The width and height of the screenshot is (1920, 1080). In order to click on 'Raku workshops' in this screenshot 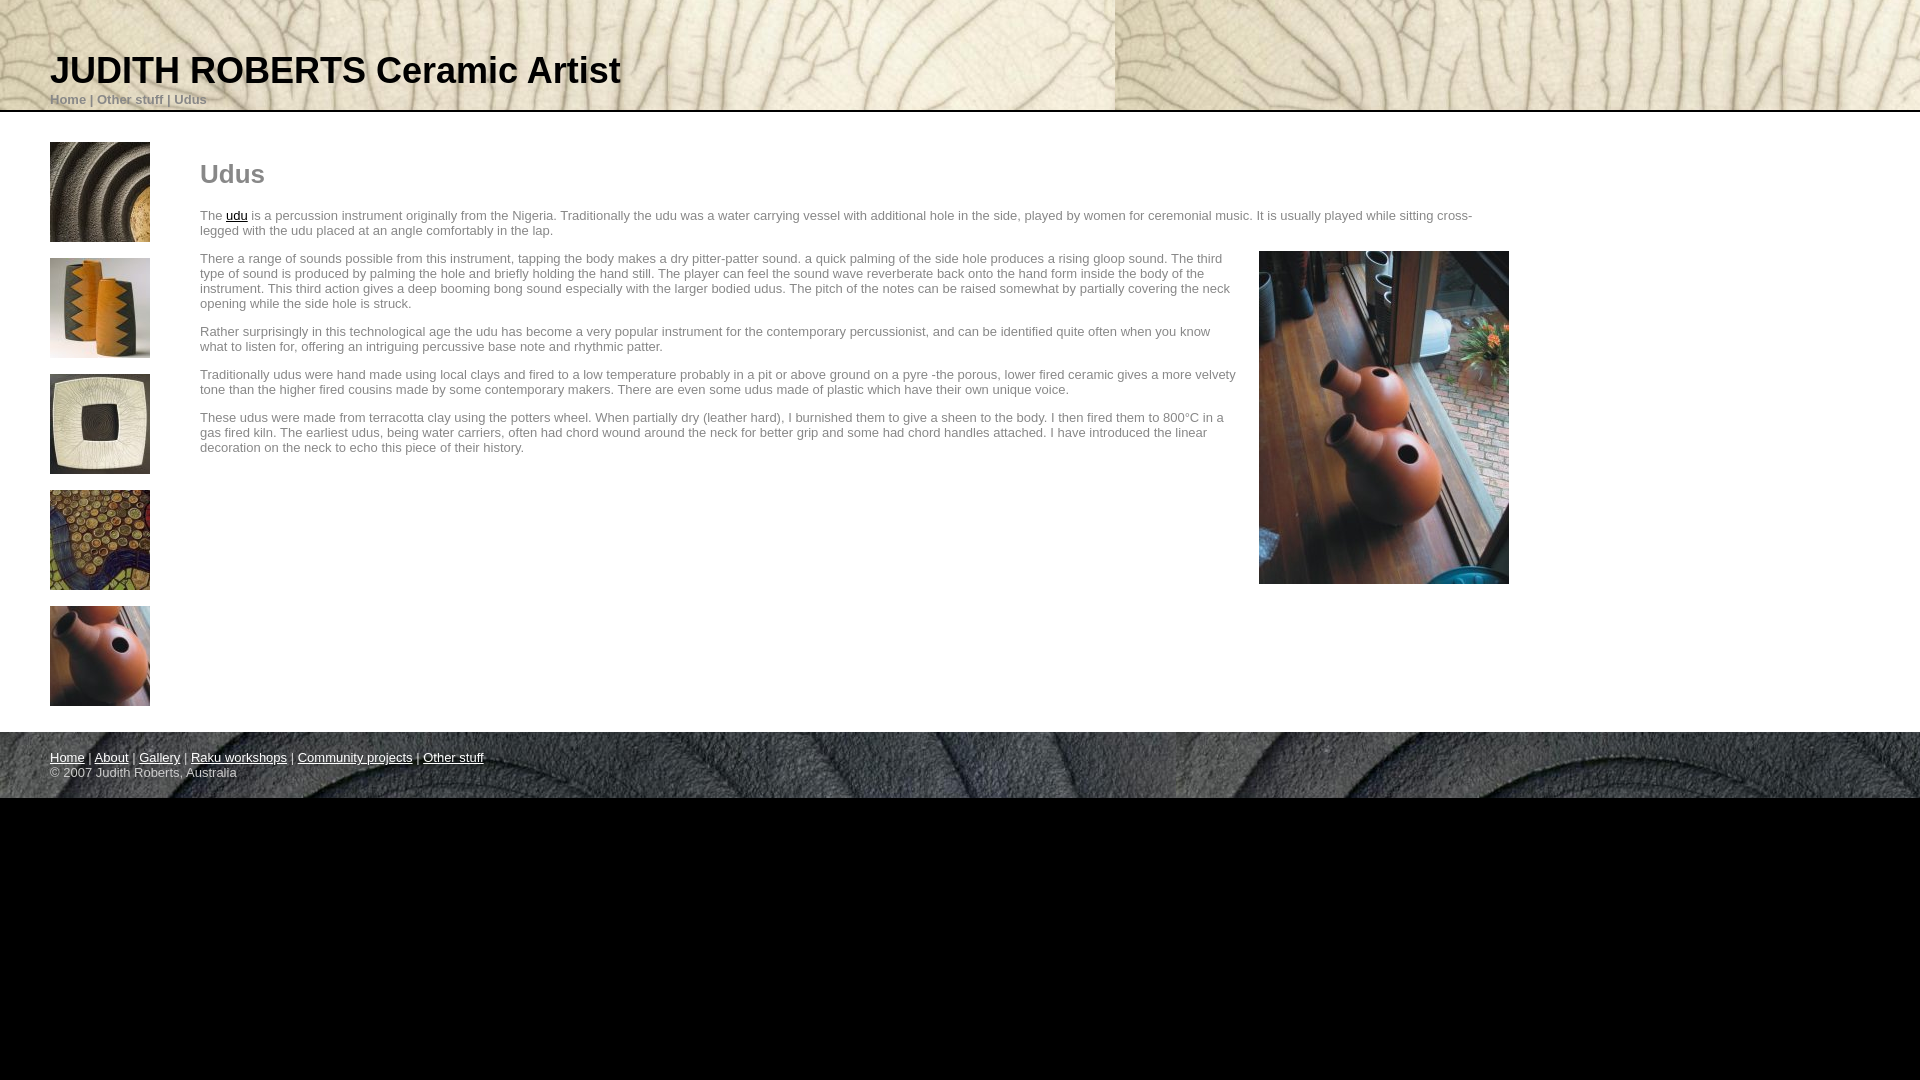, I will do `click(239, 757)`.